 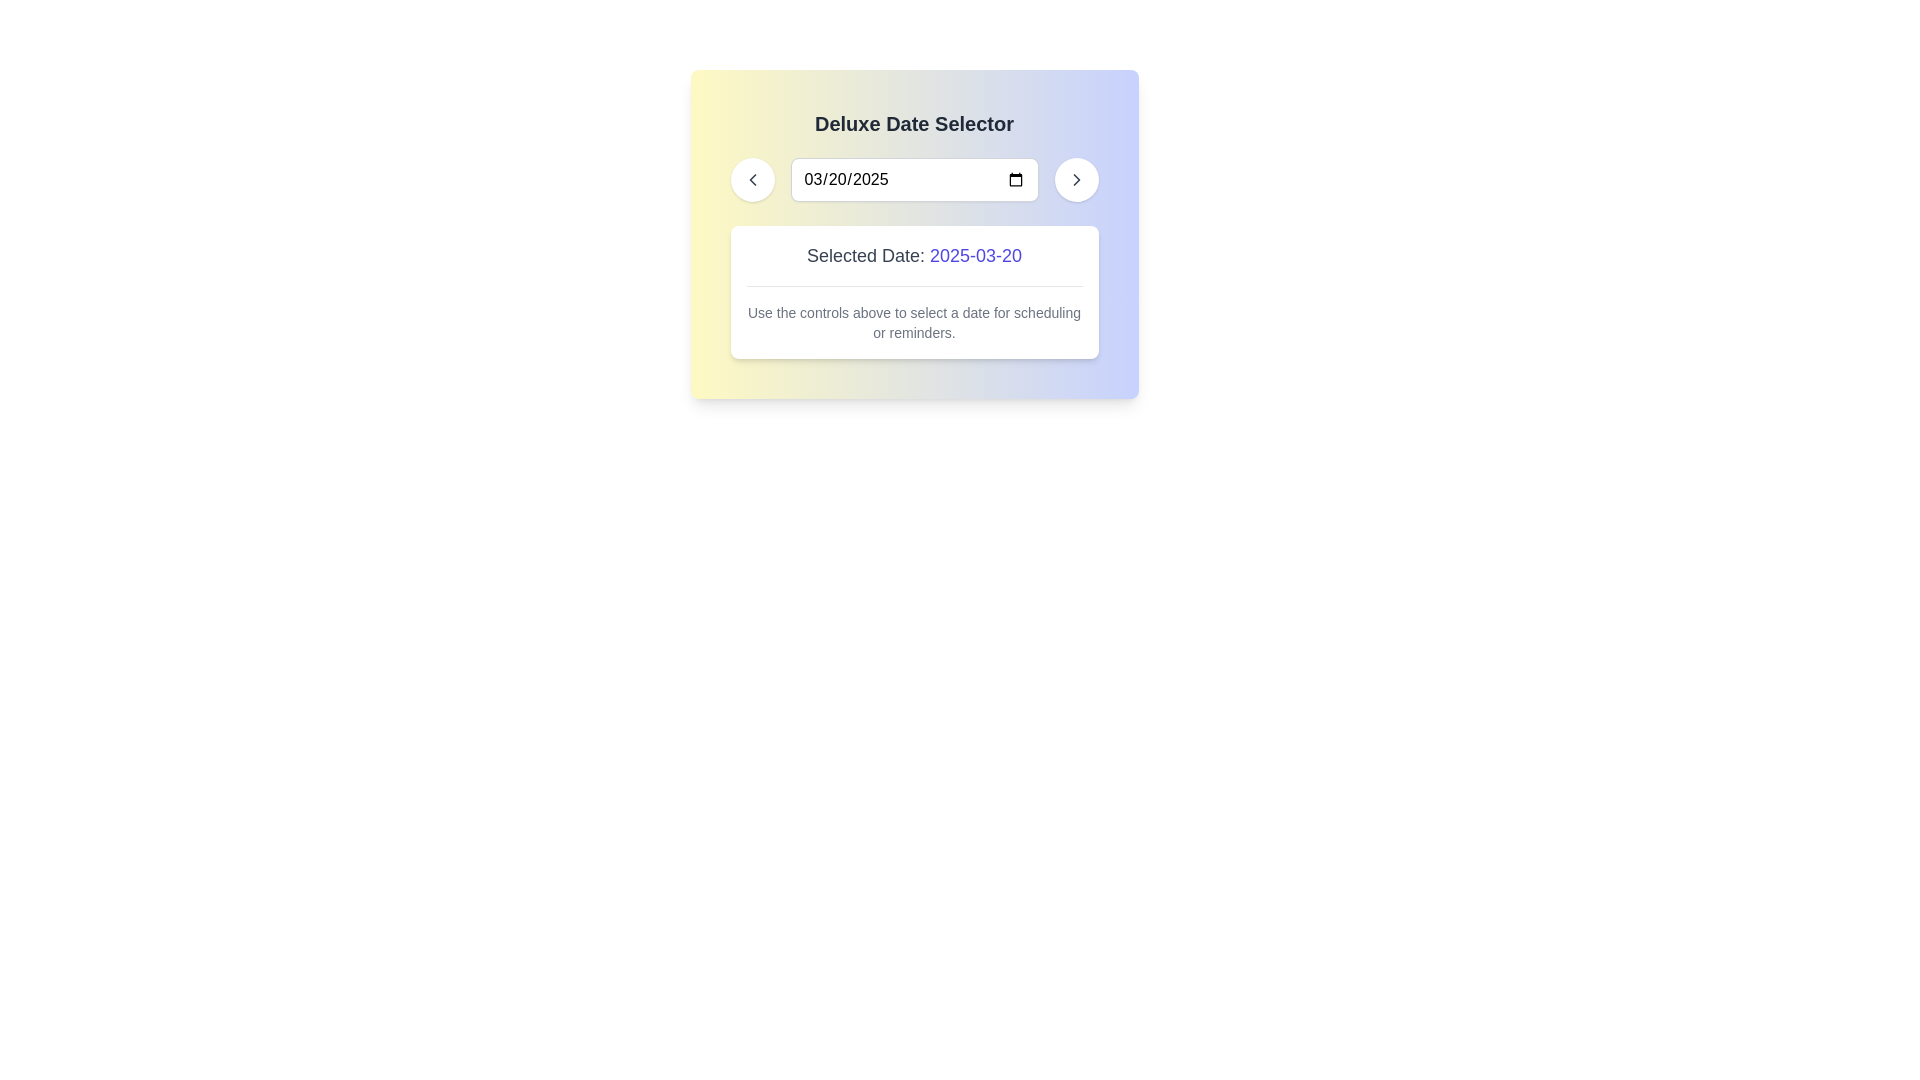 What do you see at coordinates (1075, 180) in the screenshot?
I see `the navigation icon located within the circular button at the top right of the interface` at bounding box center [1075, 180].